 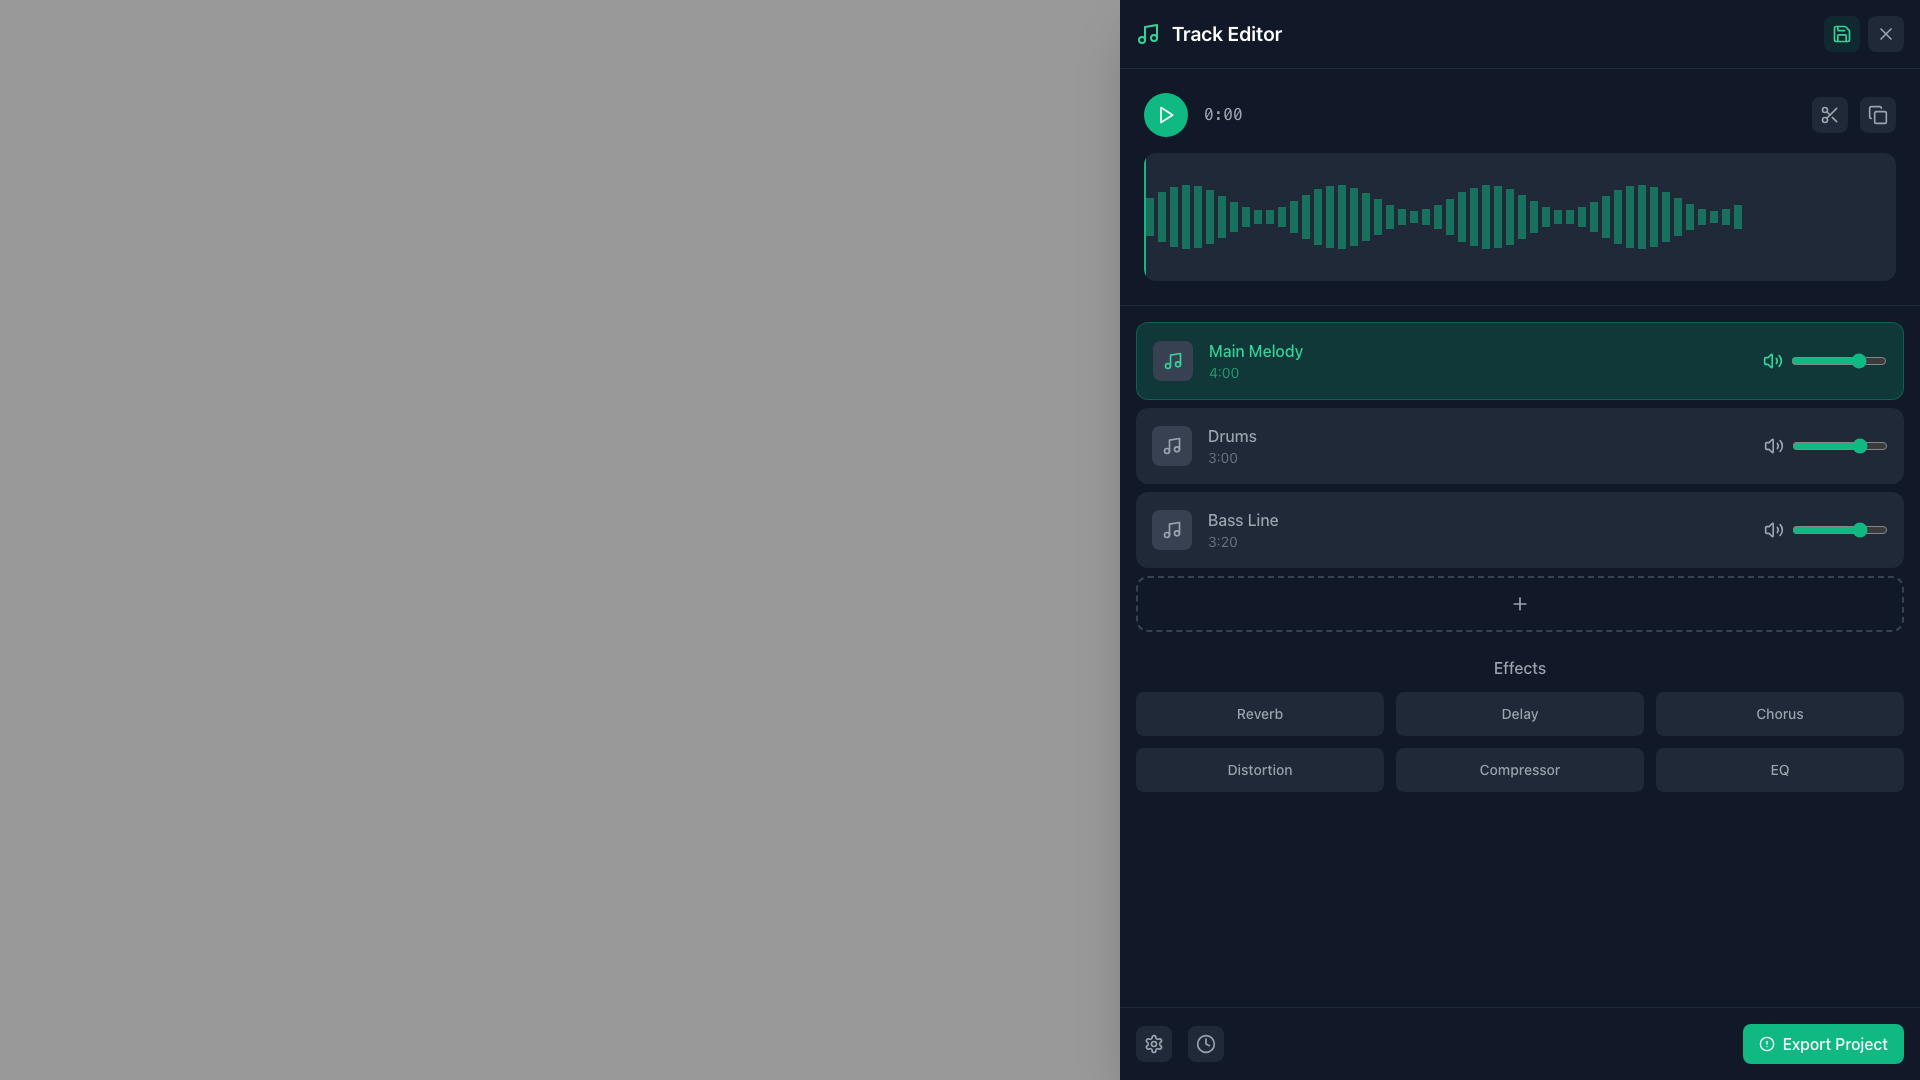 I want to click on the 'Delay' effect button located in the Effects section of the music editor, which is the second button in a grid of six buttons, so click(x=1520, y=712).